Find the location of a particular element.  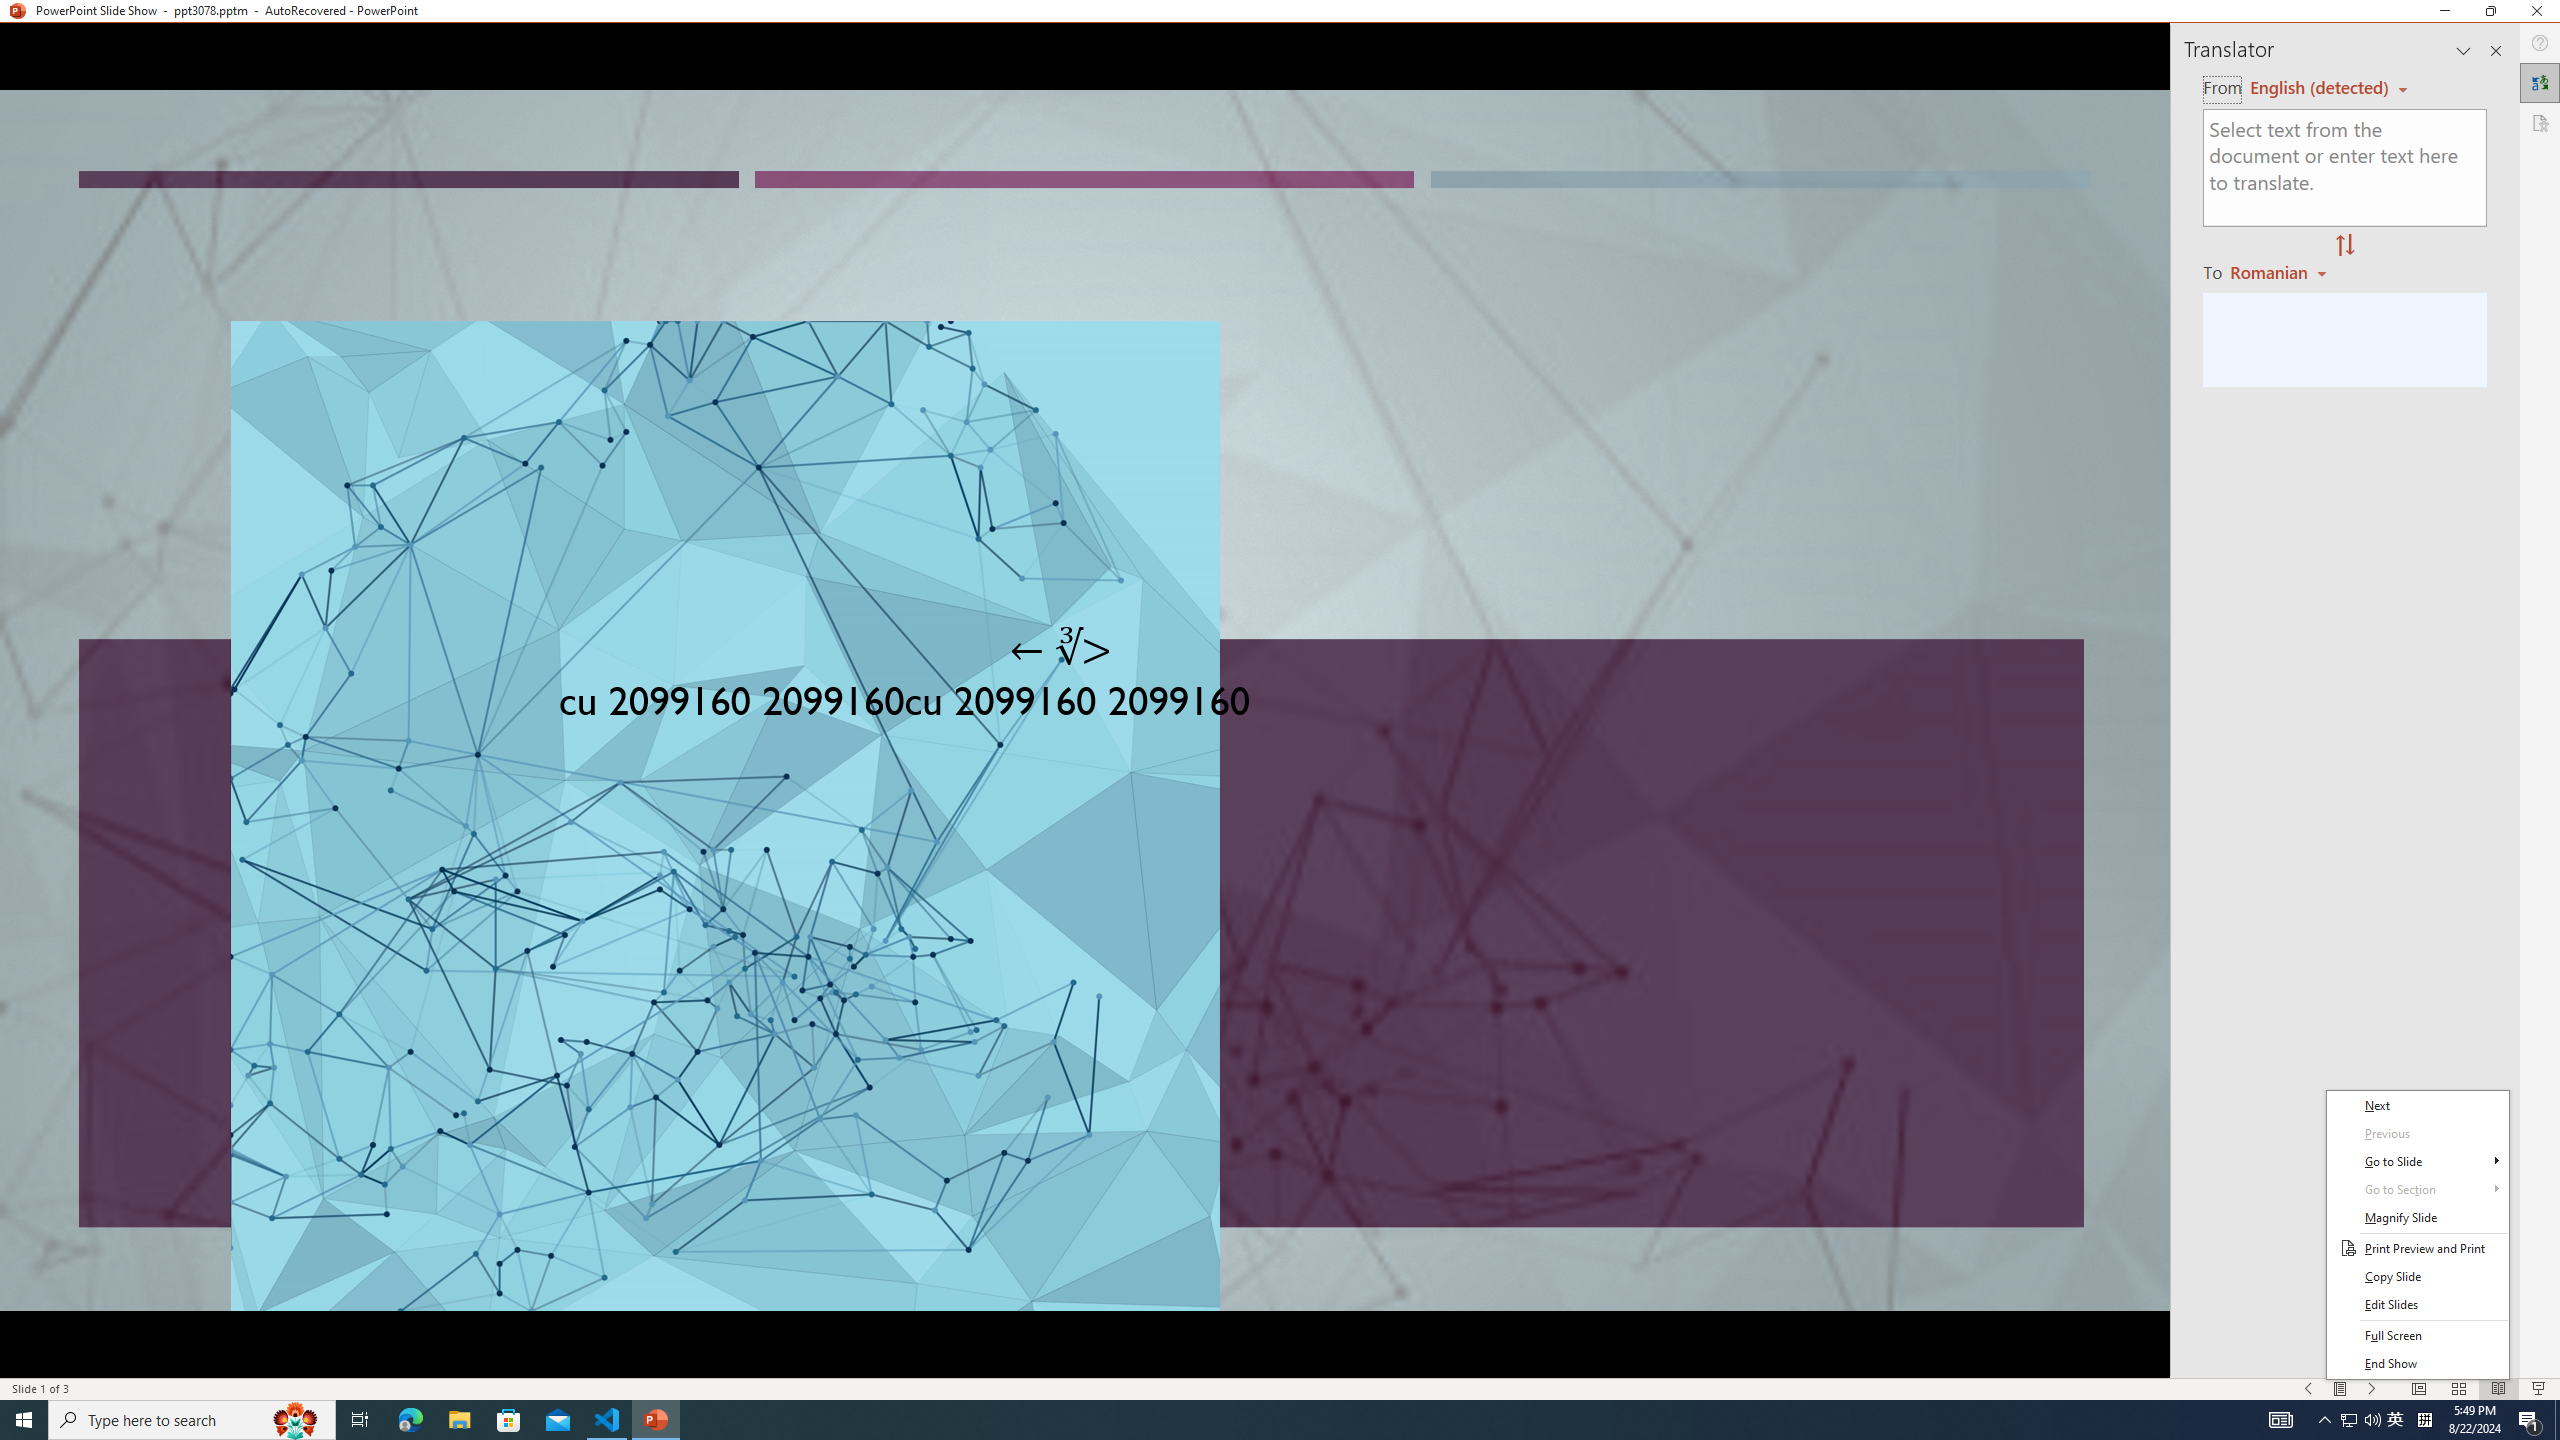

'Romanian' is located at coordinates (2279, 271).